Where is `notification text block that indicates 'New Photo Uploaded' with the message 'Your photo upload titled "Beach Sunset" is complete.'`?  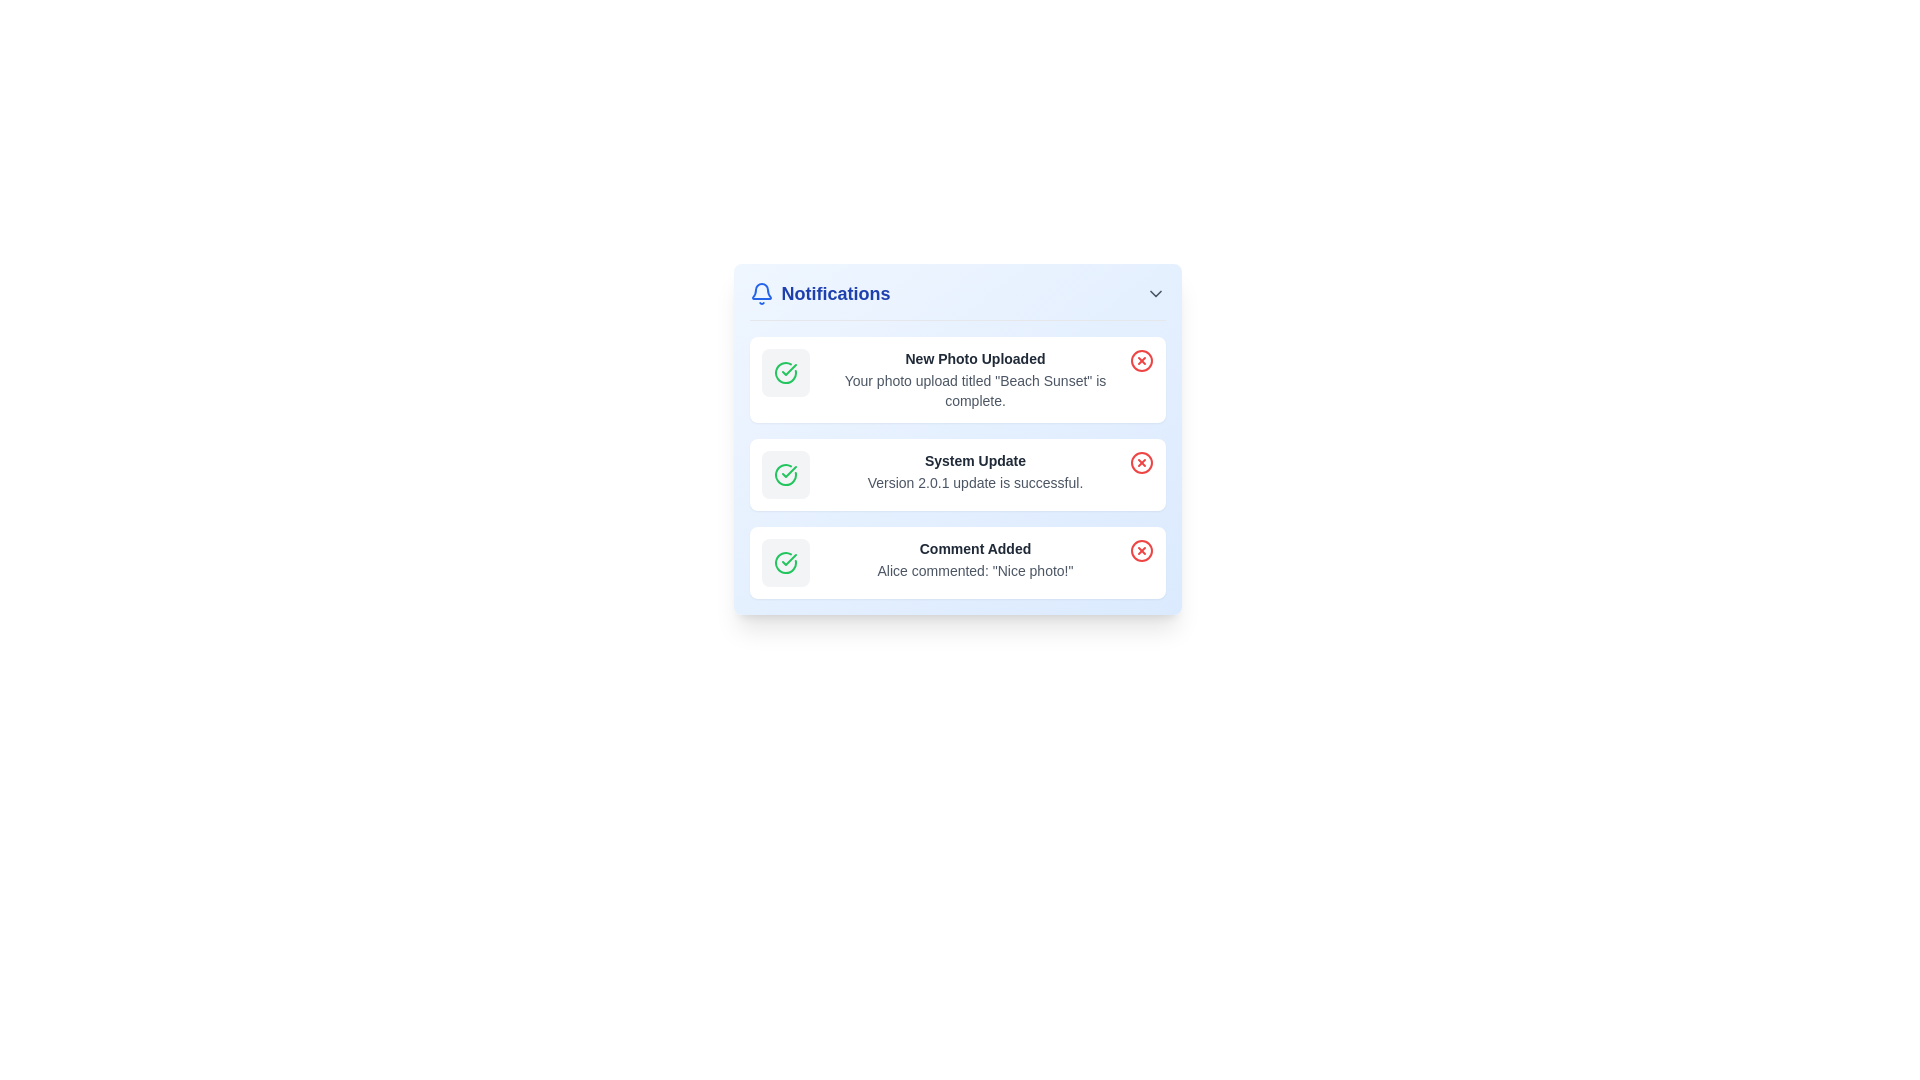
notification text block that indicates 'New Photo Uploaded' with the message 'Your photo upload titled "Beach Sunset" is complete.' is located at coordinates (975, 380).